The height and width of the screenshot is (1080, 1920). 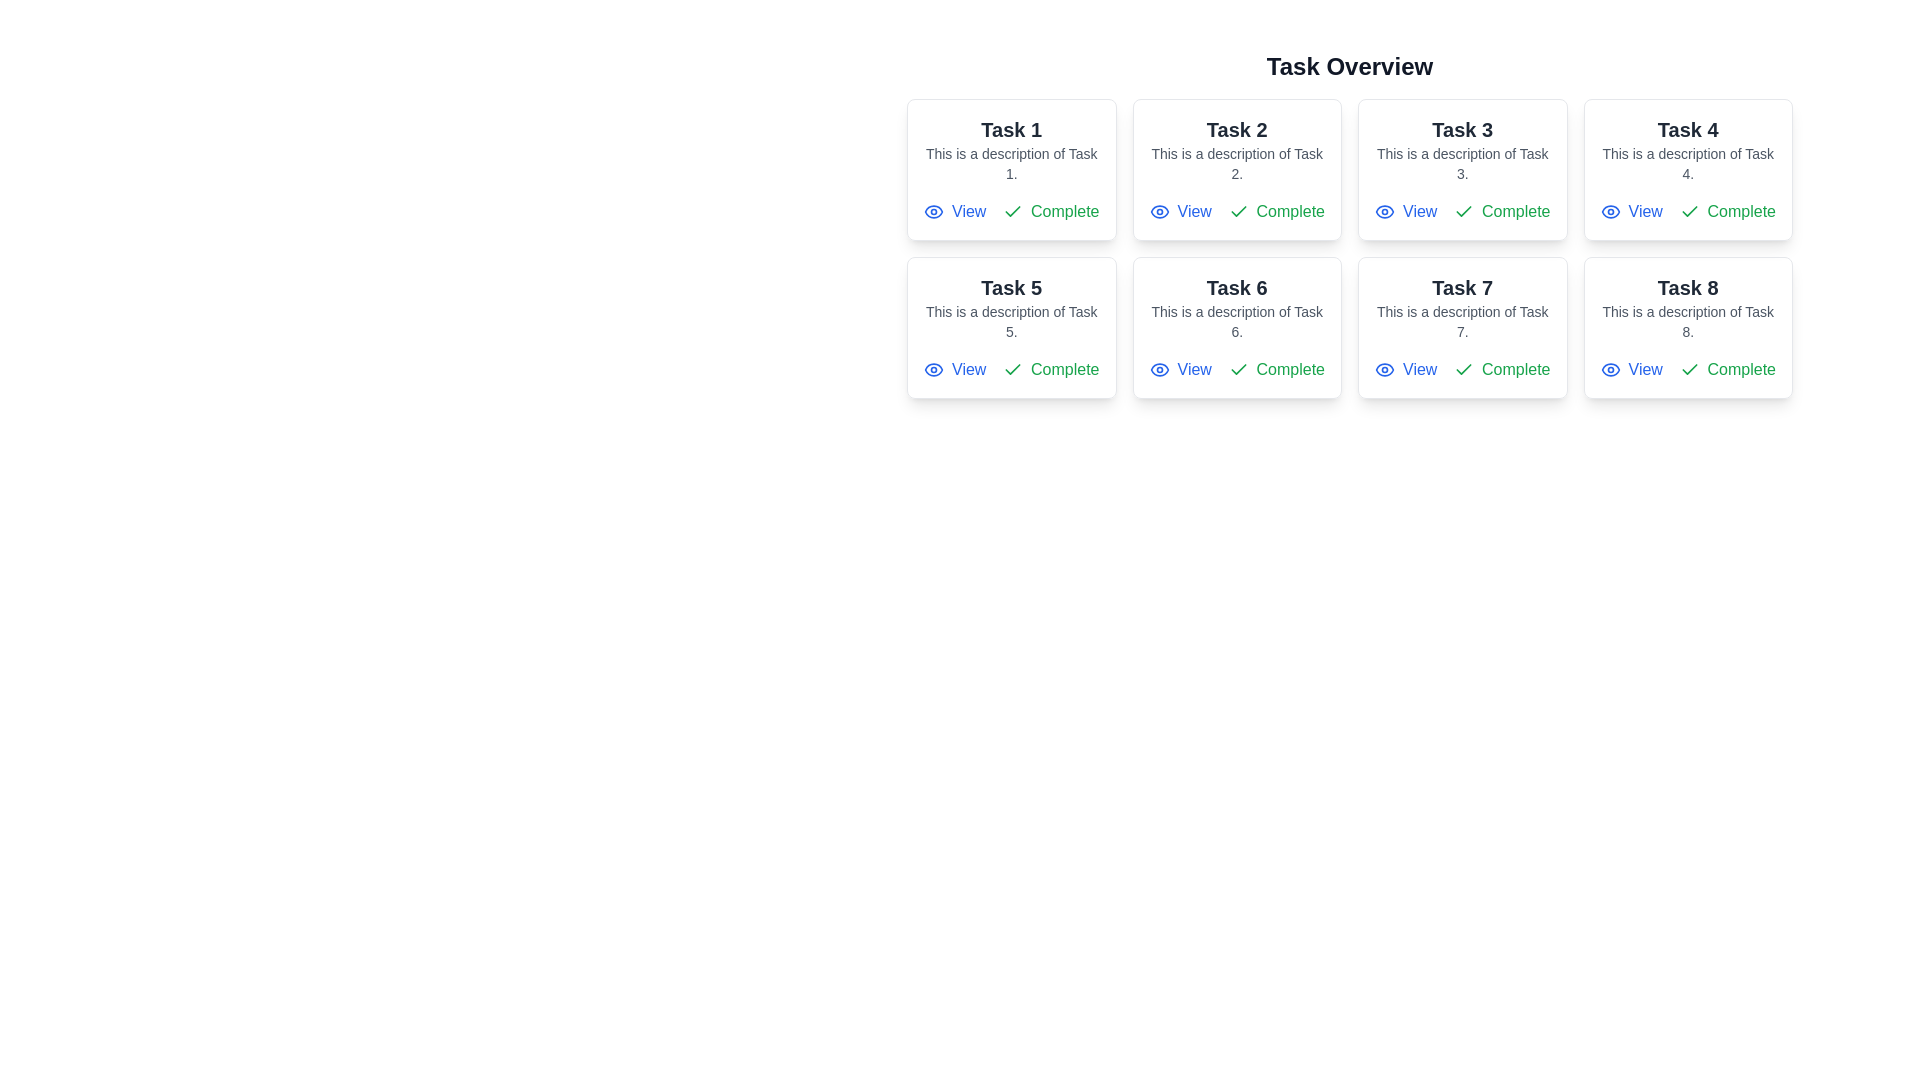 I want to click on the 'View' button, which is a blue-colored text labeled 'View' located within the card for 'Task 5', to observe visual feedback, so click(x=954, y=370).